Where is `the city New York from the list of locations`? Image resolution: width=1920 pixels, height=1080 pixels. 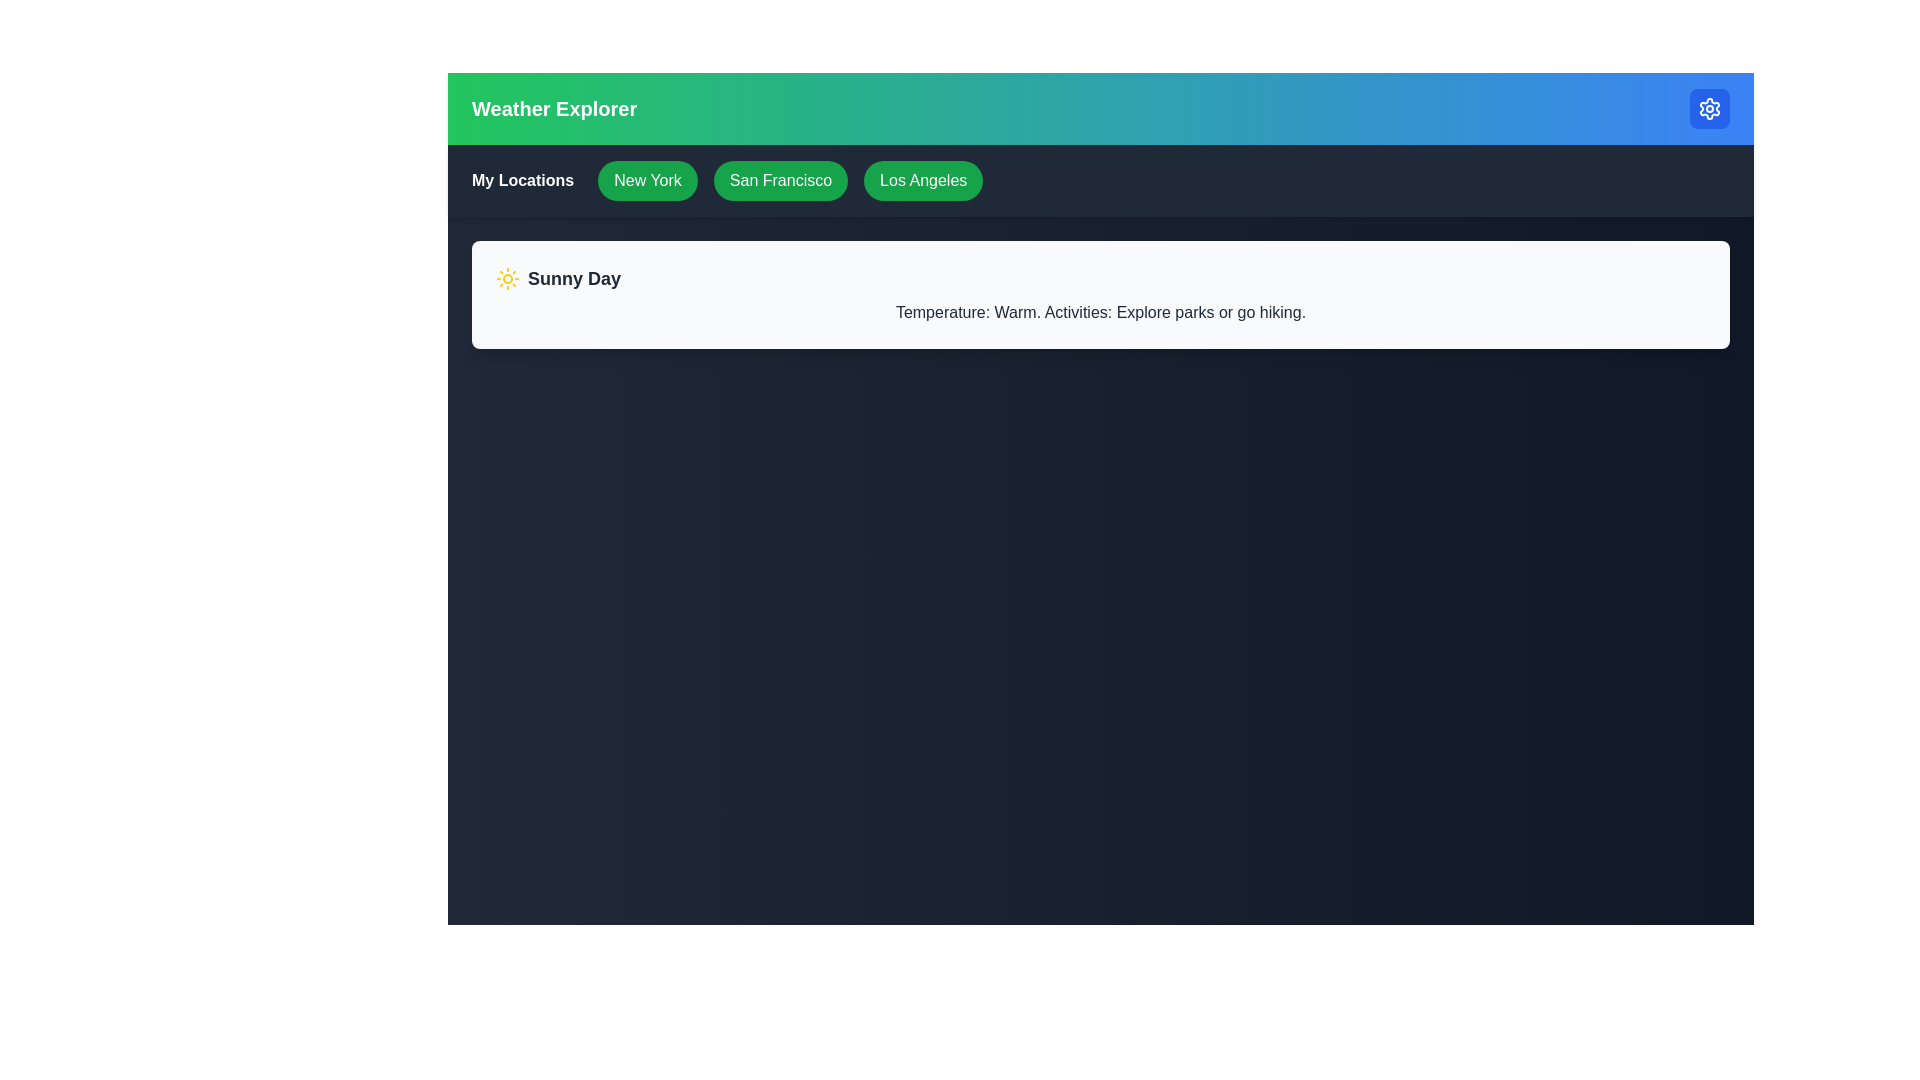
the city New York from the list of locations is located at coordinates (648, 181).